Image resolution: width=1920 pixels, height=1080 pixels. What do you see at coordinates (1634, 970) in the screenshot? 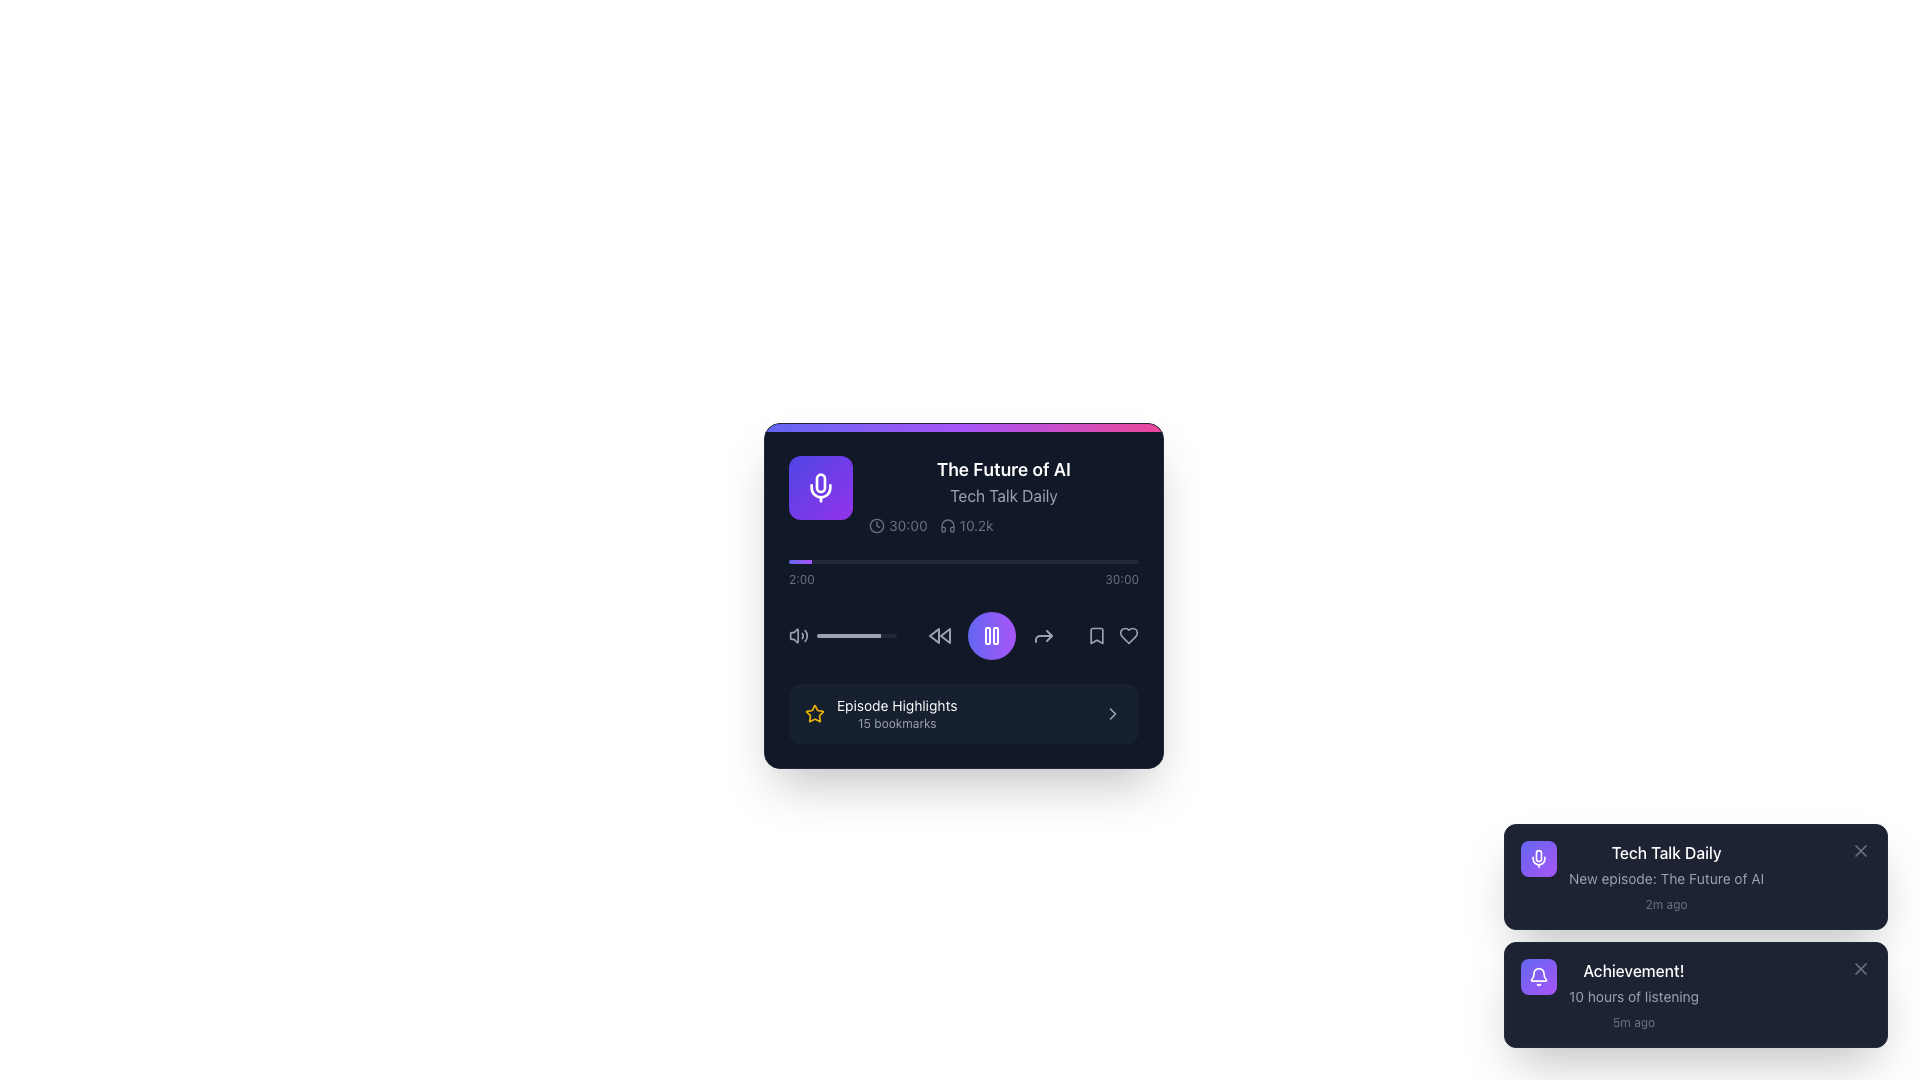
I see `the static text label displaying 'Achievement!' in bold, white font, which is positioned in the lower notification card, to the right of the notification bell icon` at bounding box center [1634, 970].